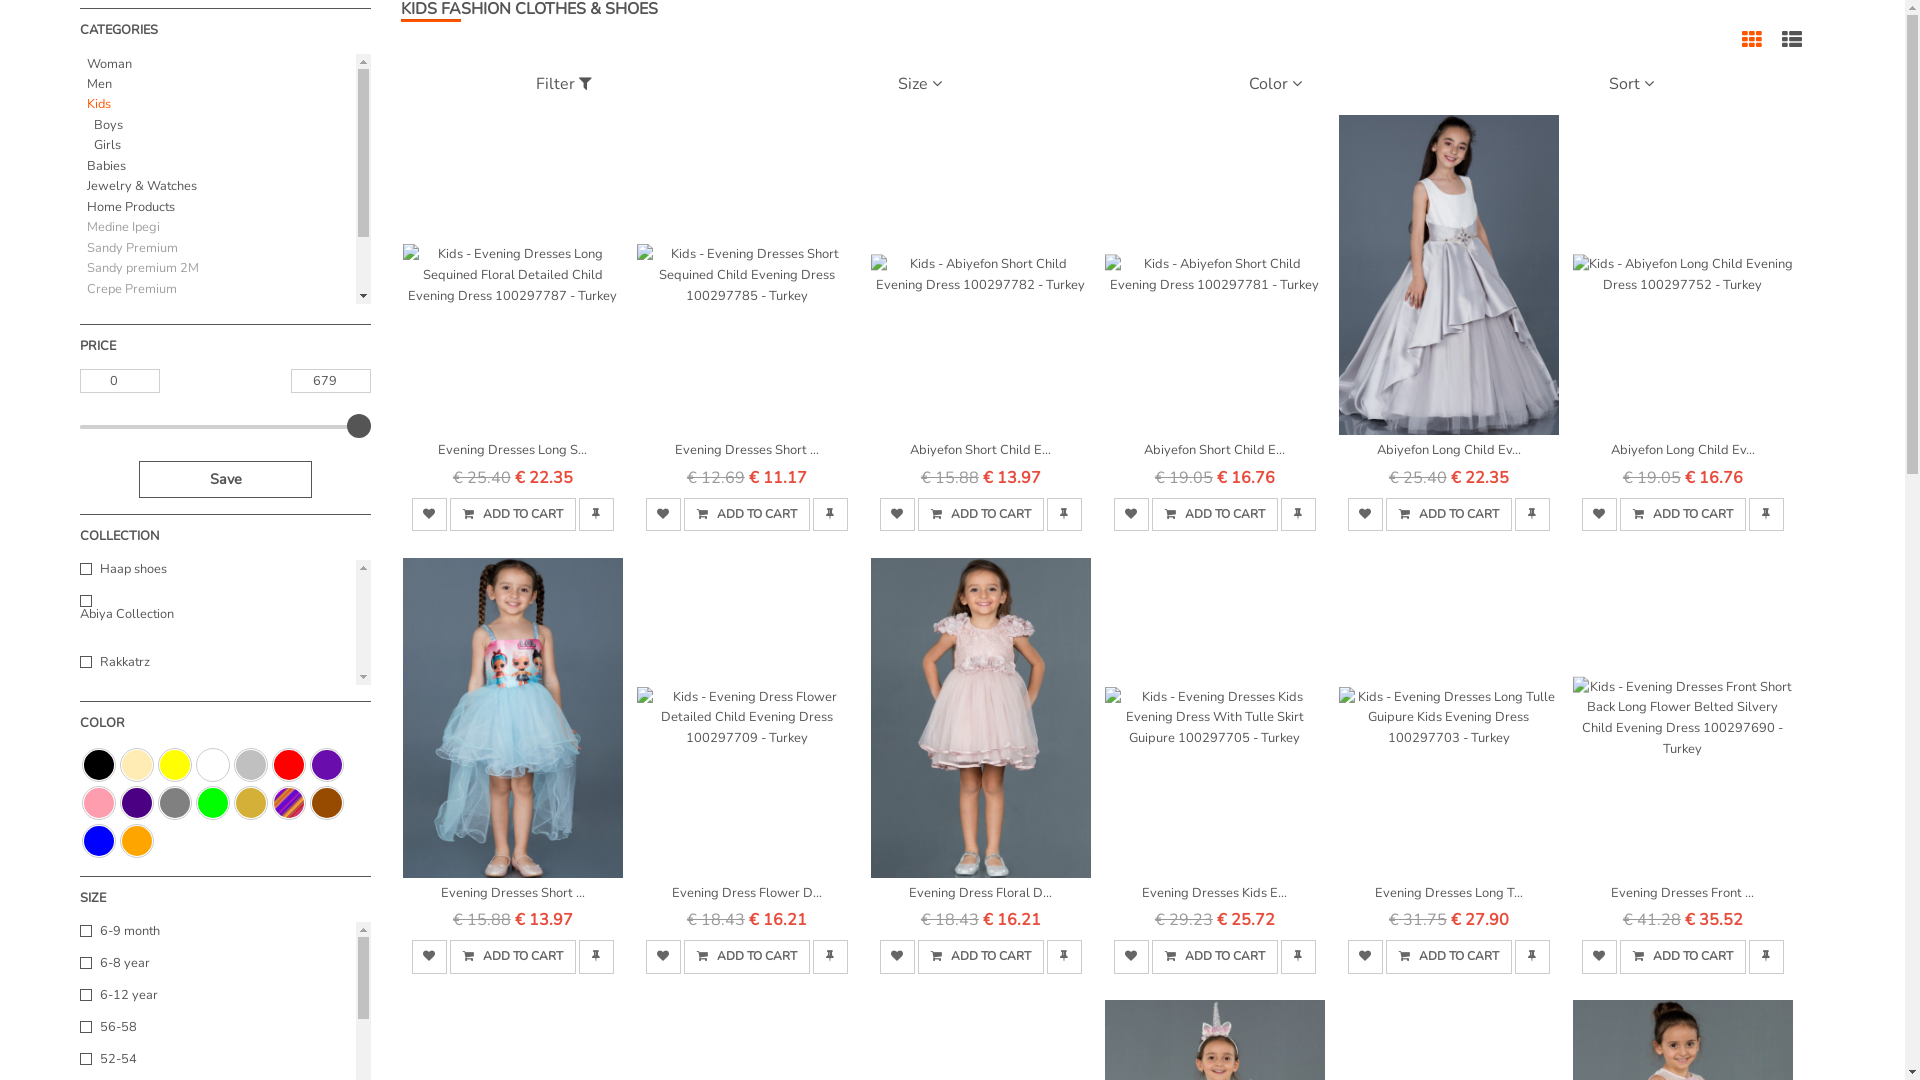  I want to click on 'Kids - Abiyefon Short Child Evening Dress 100297781 - Turkey', so click(1213, 275).